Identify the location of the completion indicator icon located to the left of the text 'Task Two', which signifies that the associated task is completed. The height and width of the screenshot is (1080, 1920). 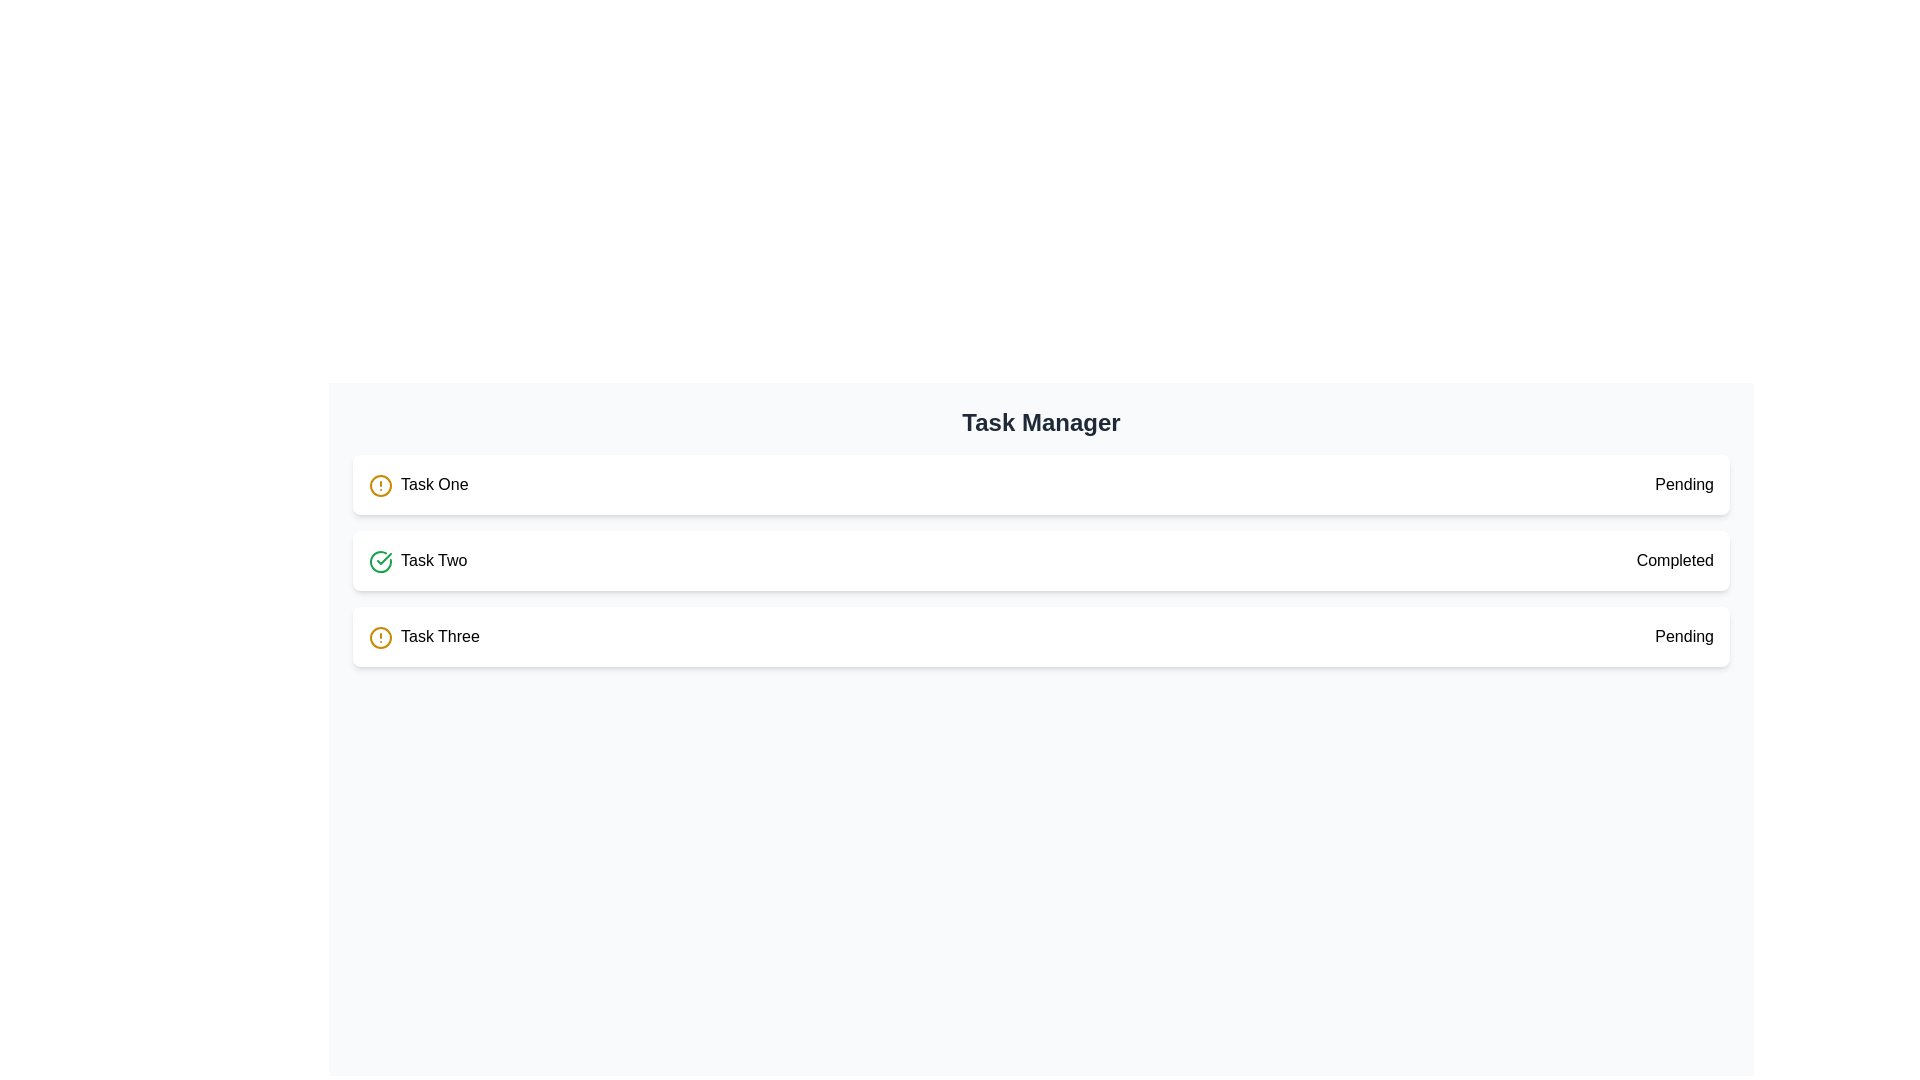
(380, 560).